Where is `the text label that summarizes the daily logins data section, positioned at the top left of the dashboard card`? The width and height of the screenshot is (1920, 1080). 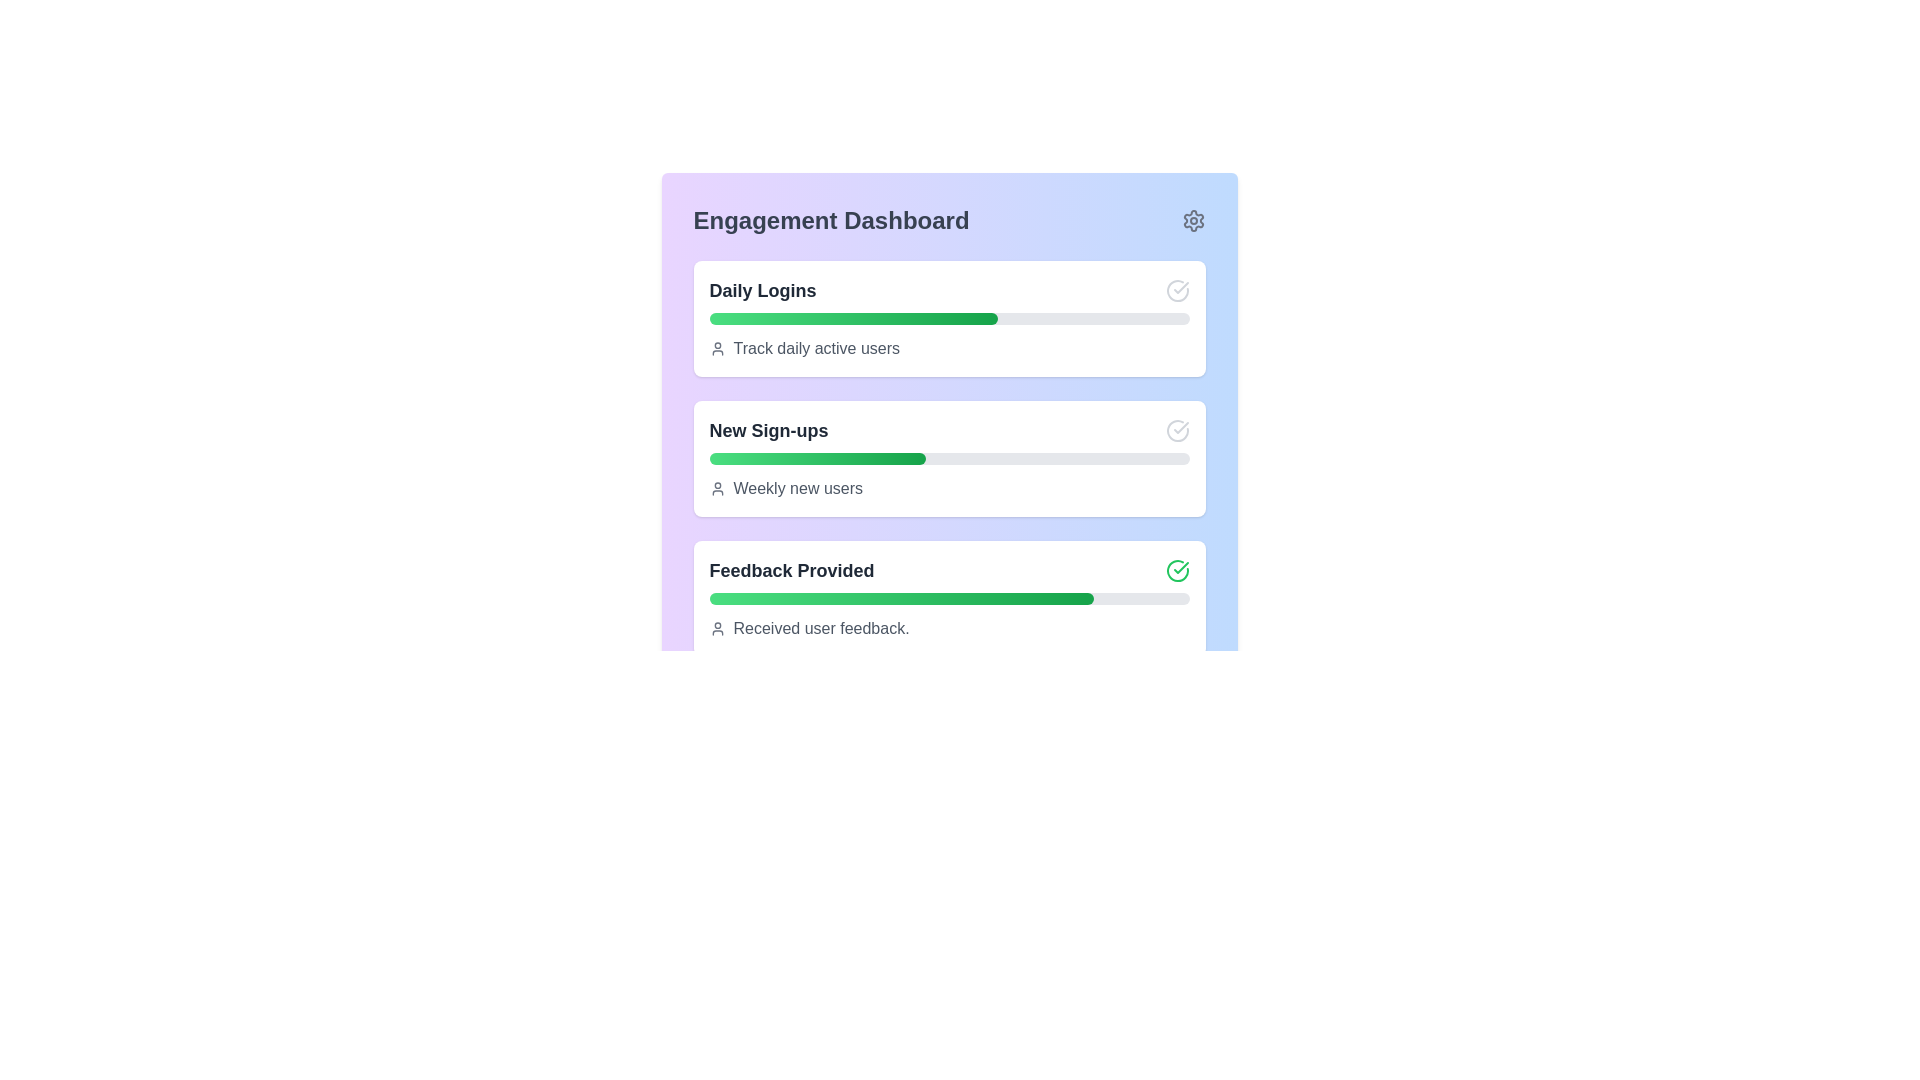
the text label that summarizes the daily logins data section, positioned at the top left of the dashboard card is located at coordinates (762, 290).